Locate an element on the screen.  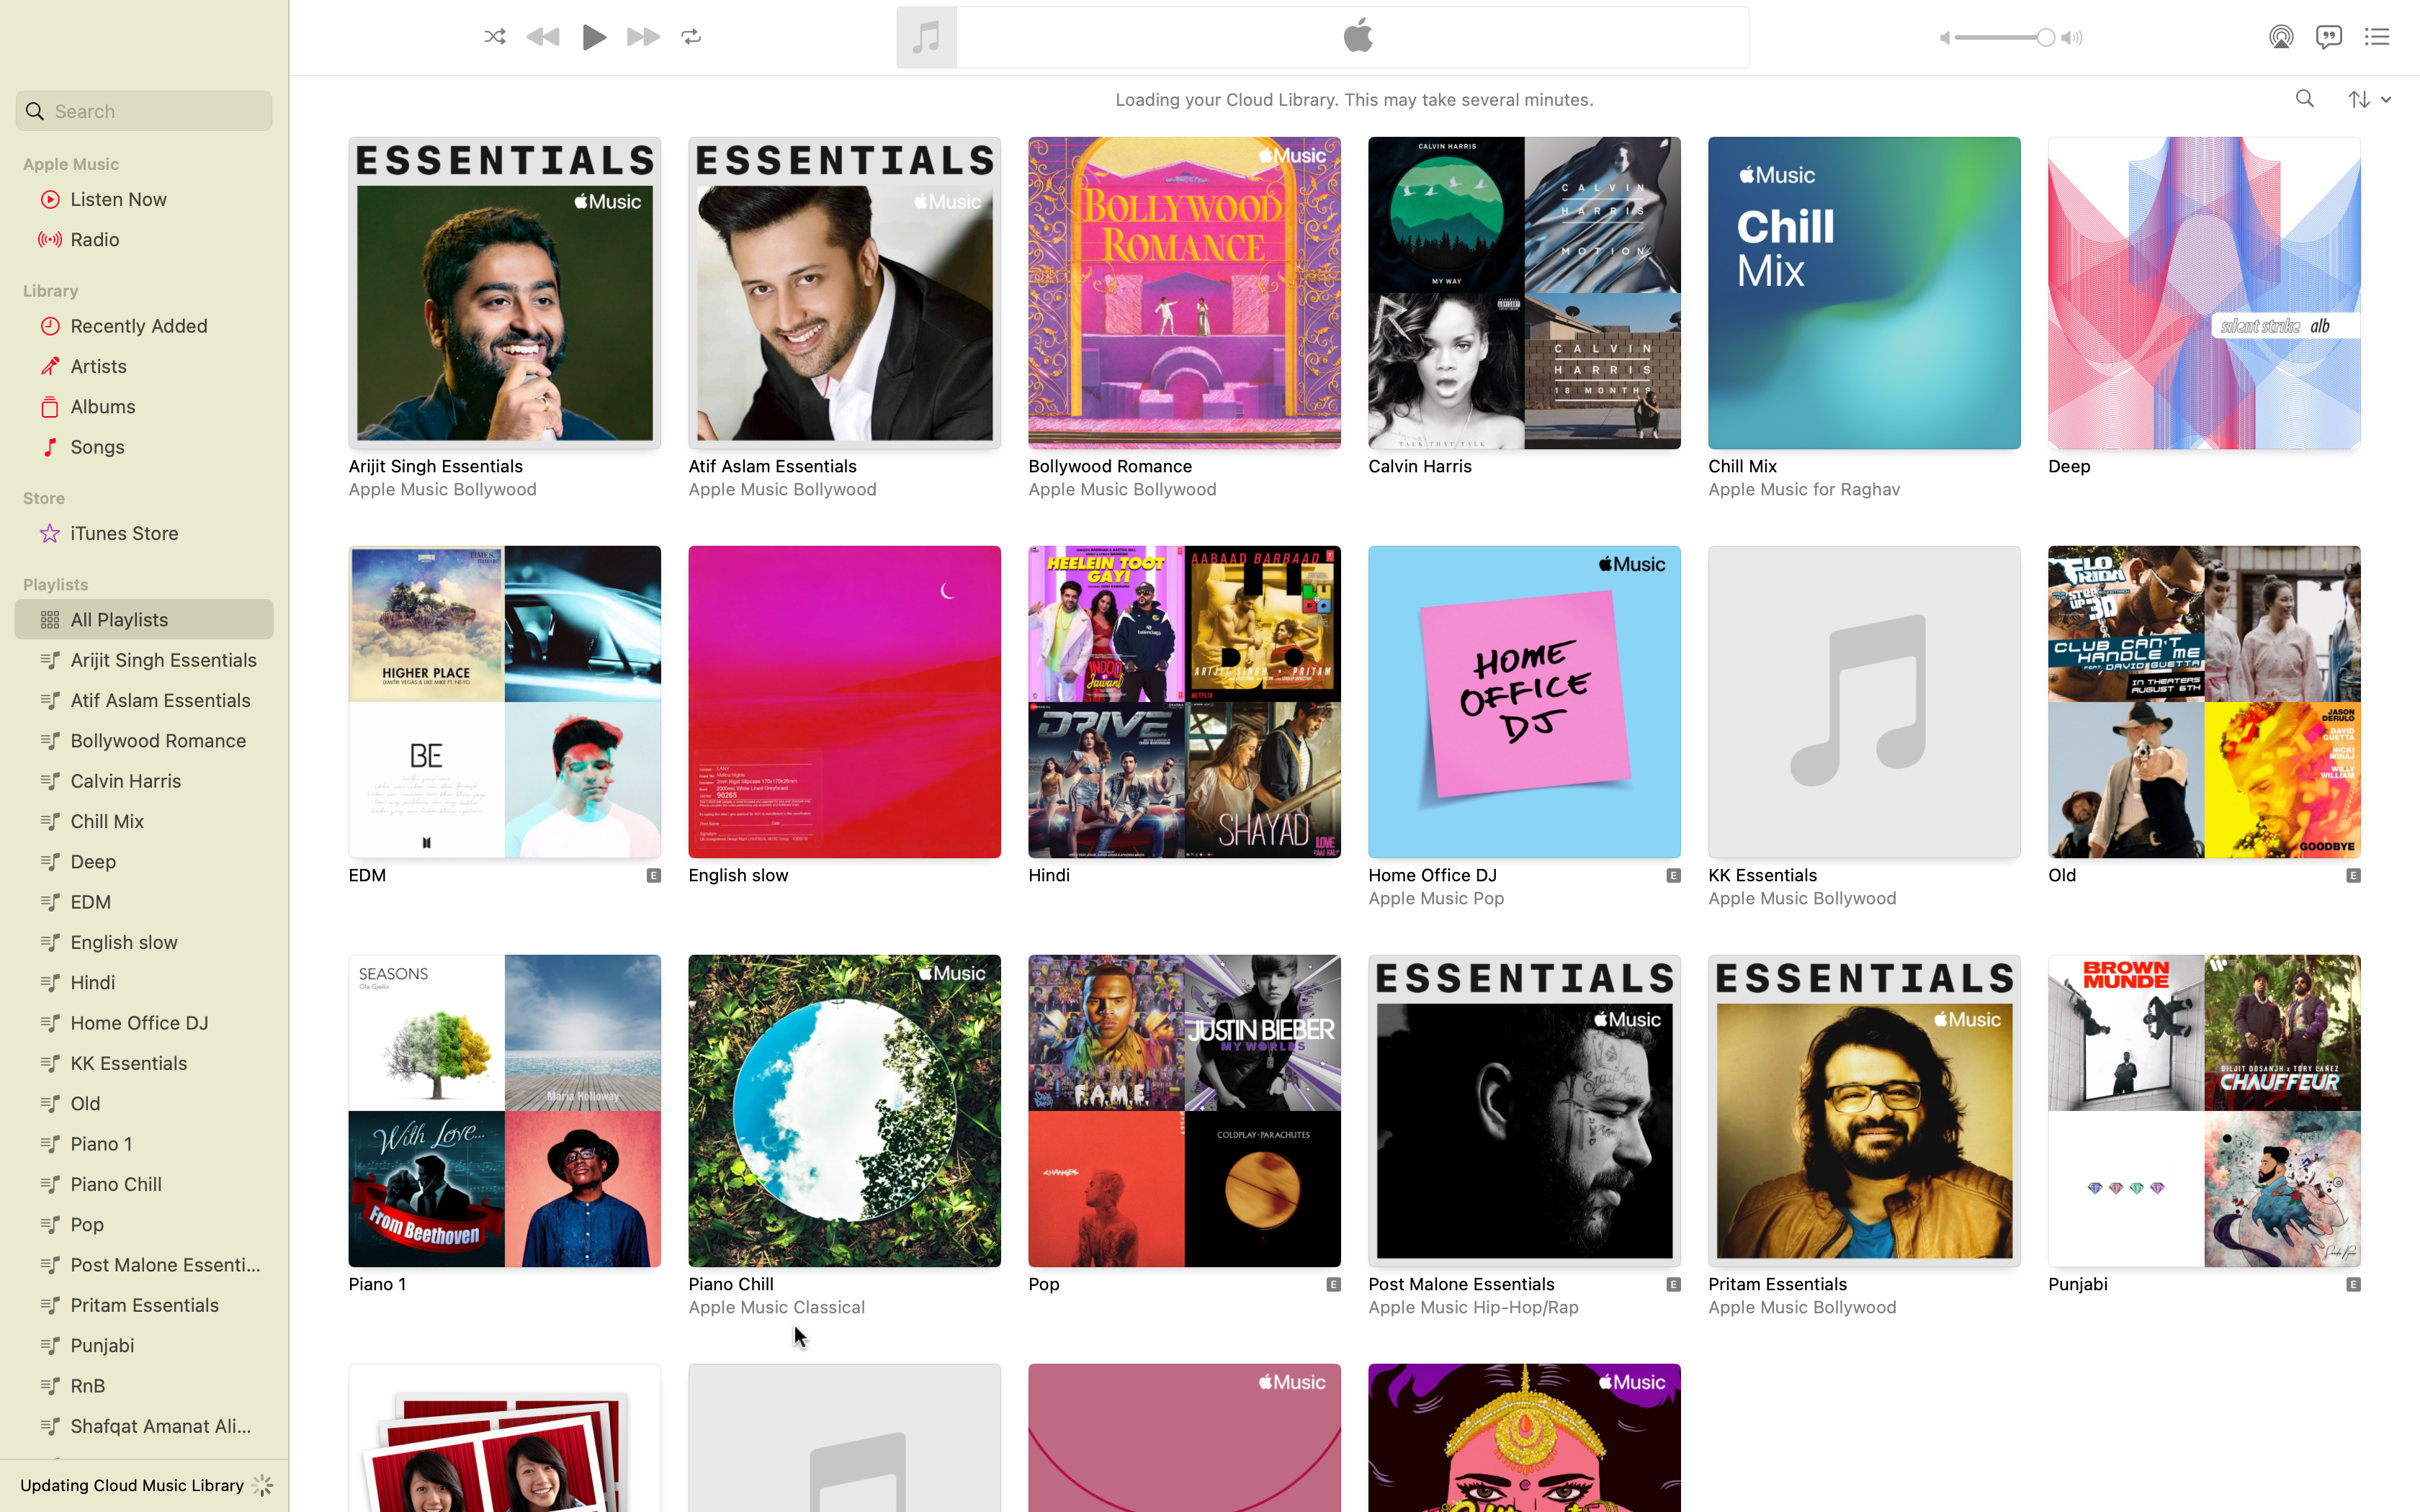
Start the radio for audio streaming is located at coordinates (143, 240).